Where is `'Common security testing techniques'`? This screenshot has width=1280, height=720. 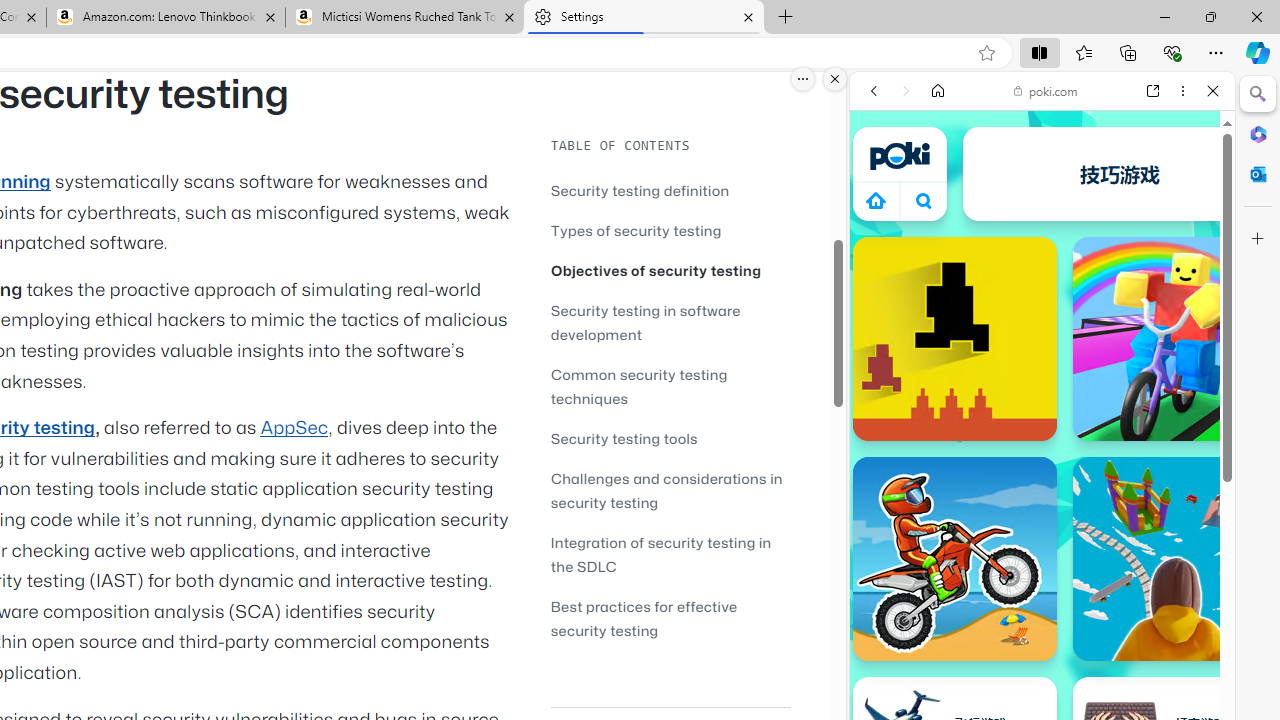 'Common security testing techniques' is located at coordinates (670, 386).